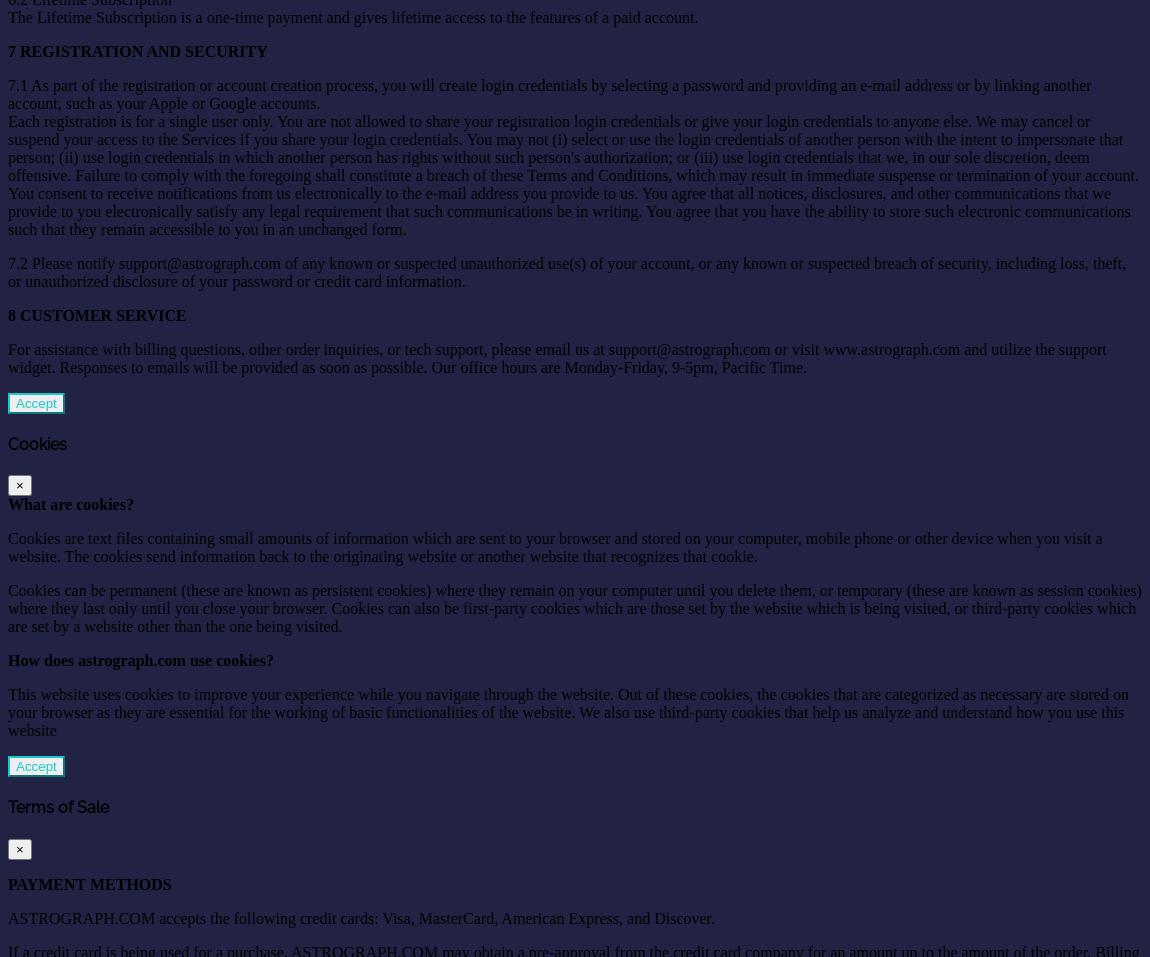 This screenshot has width=1150, height=957. What do you see at coordinates (549, 92) in the screenshot?
I see `'7.1  As part of the registration or account creation process, you will create login credentials by selecting a password and providing an e-mail address or by linking another account, such as your Apple or Google accounts.'` at bounding box center [549, 92].